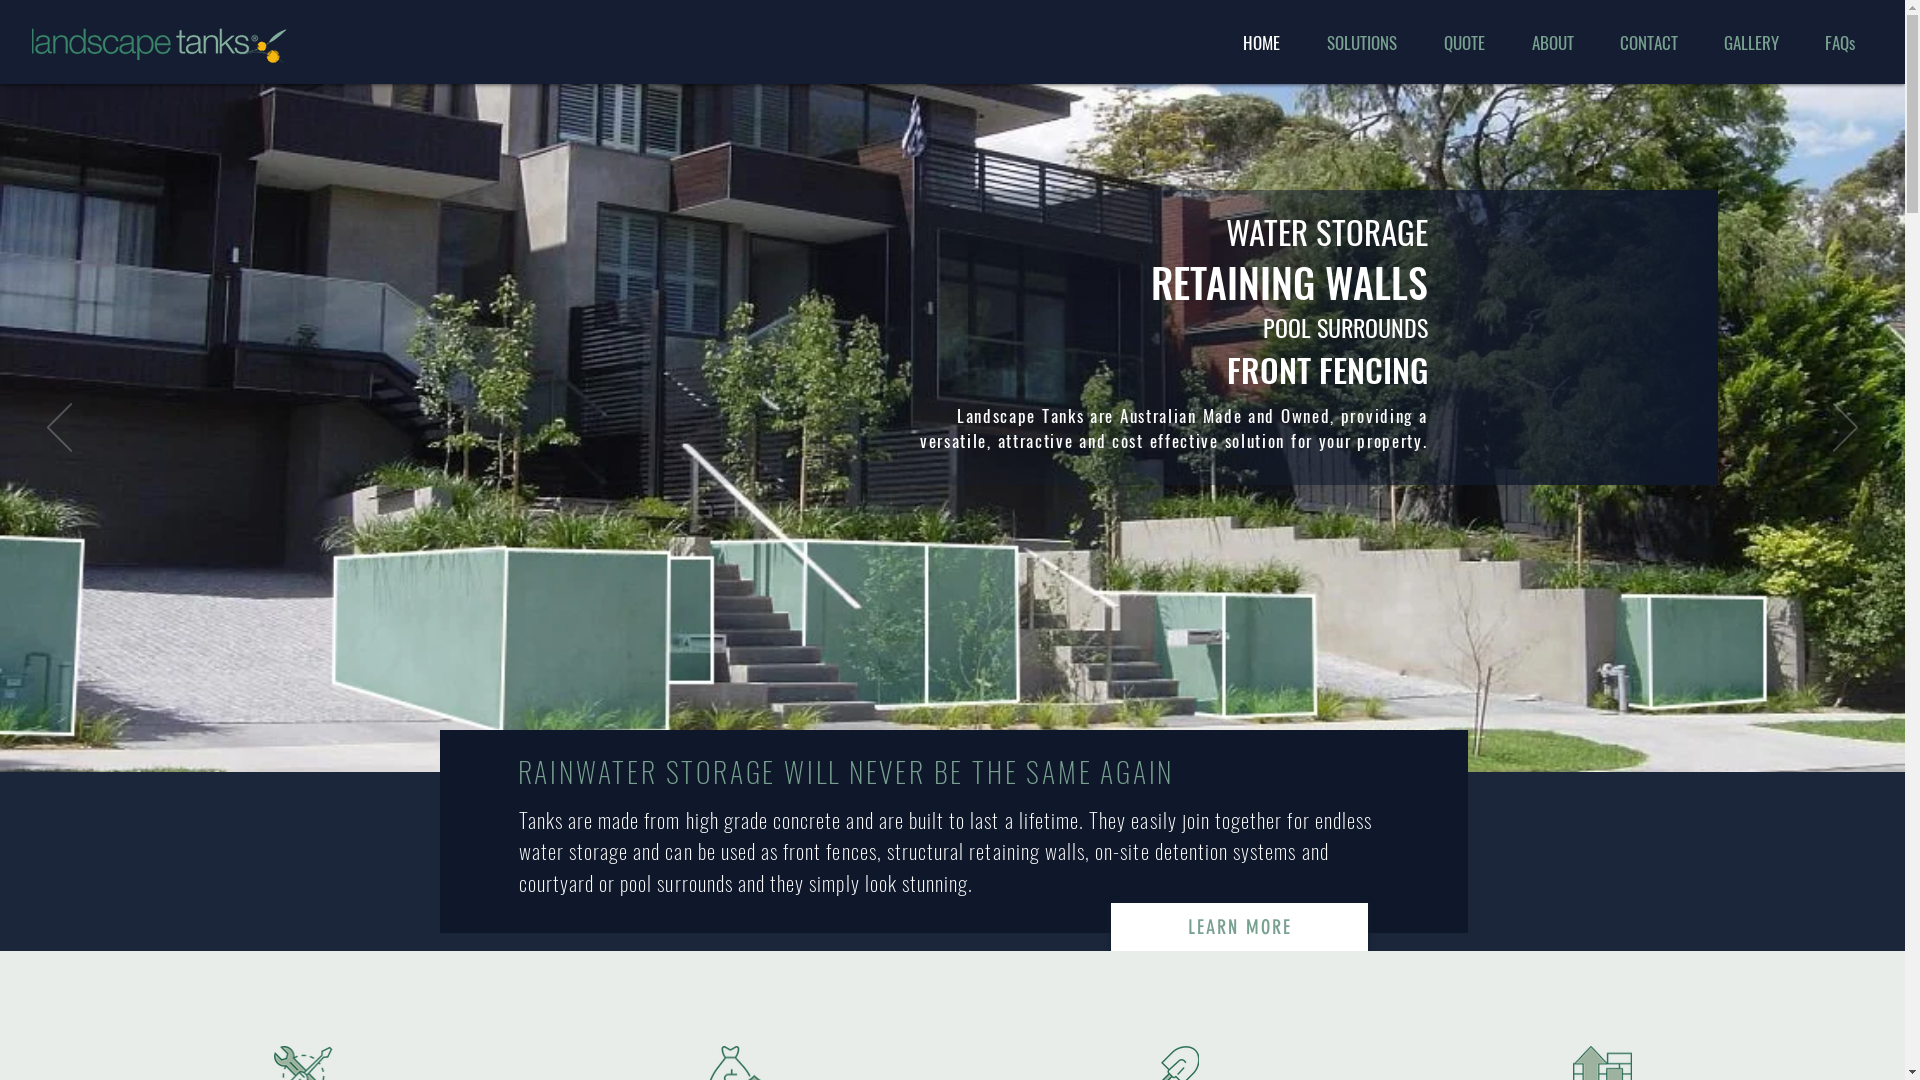 Image resolution: width=1920 pixels, height=1080 pixels. What do you see at coordinates (1464, 42) in the screenshot?
I see `'QUOTE'` at bounding box center [1464, 42].